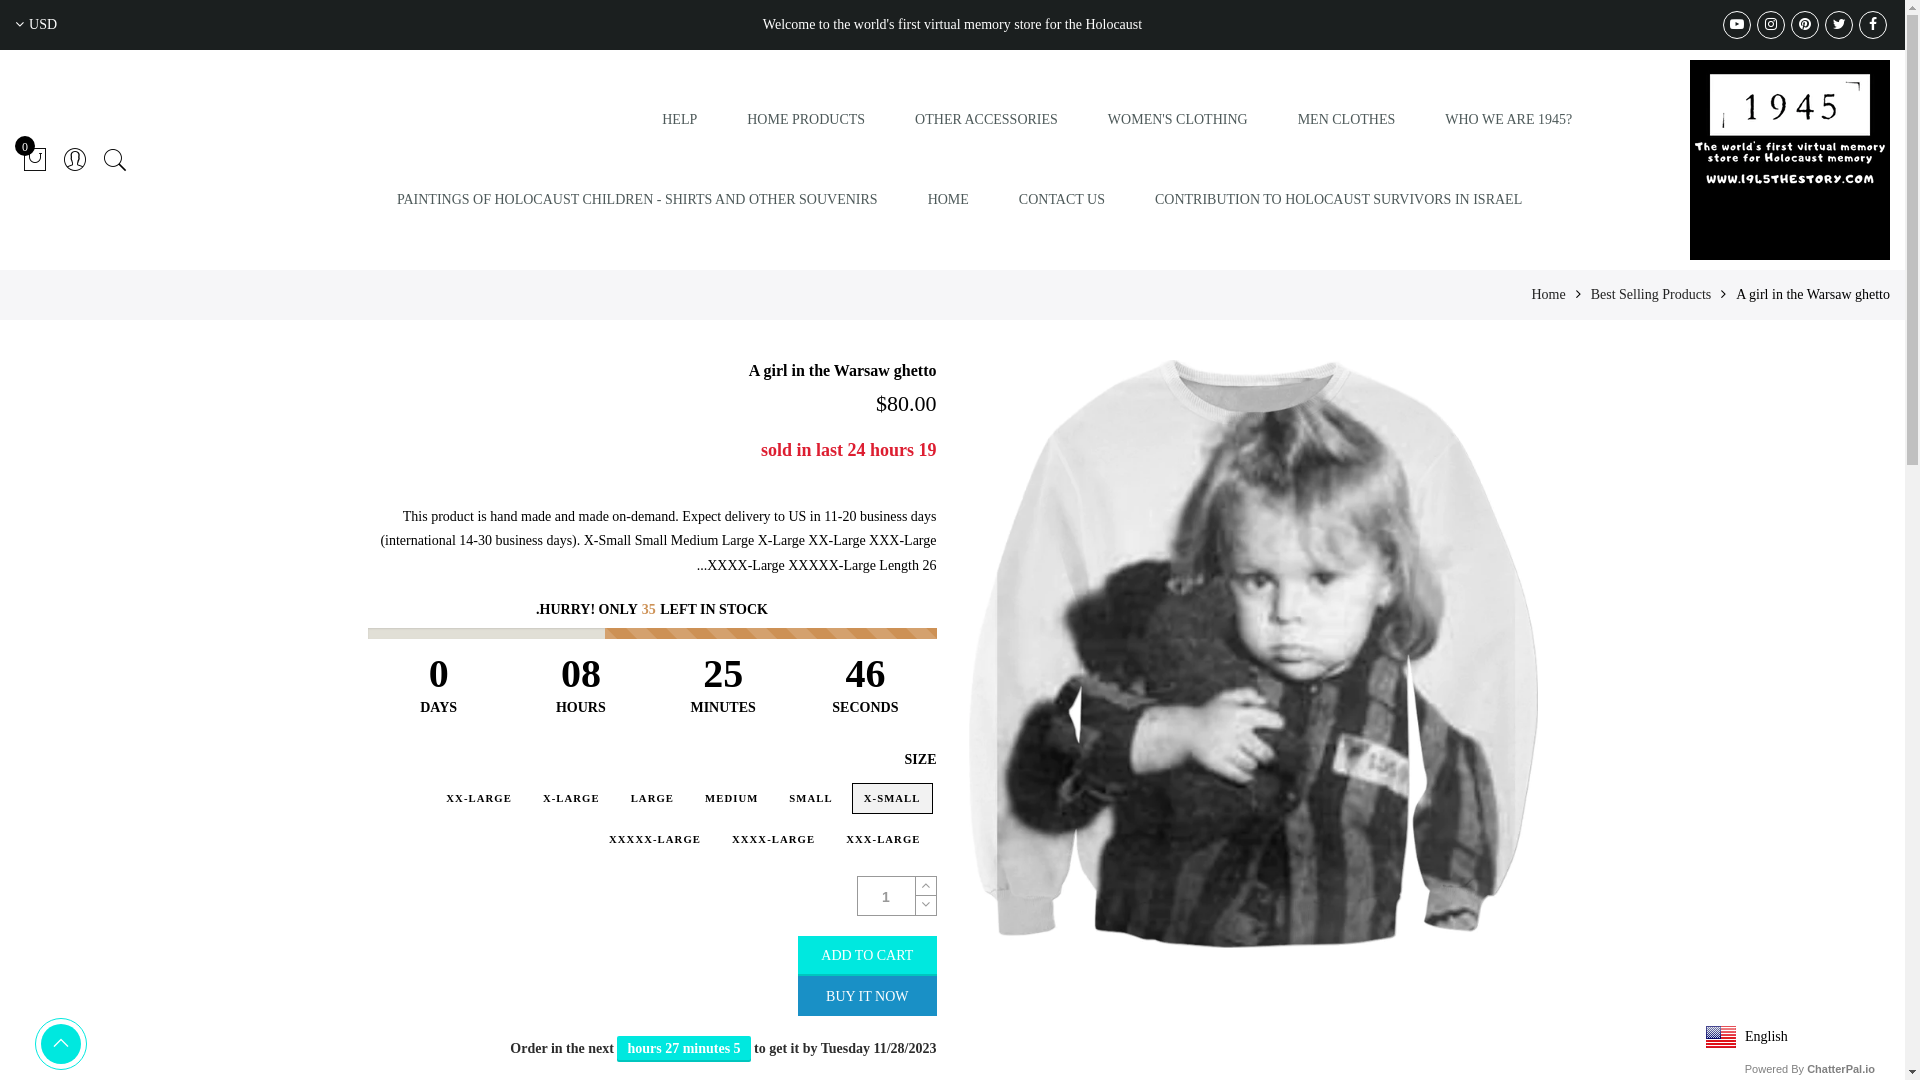 The image size is (1920, 1080). I want to click on 'MEN CLOTHES', so click(1347, 119).